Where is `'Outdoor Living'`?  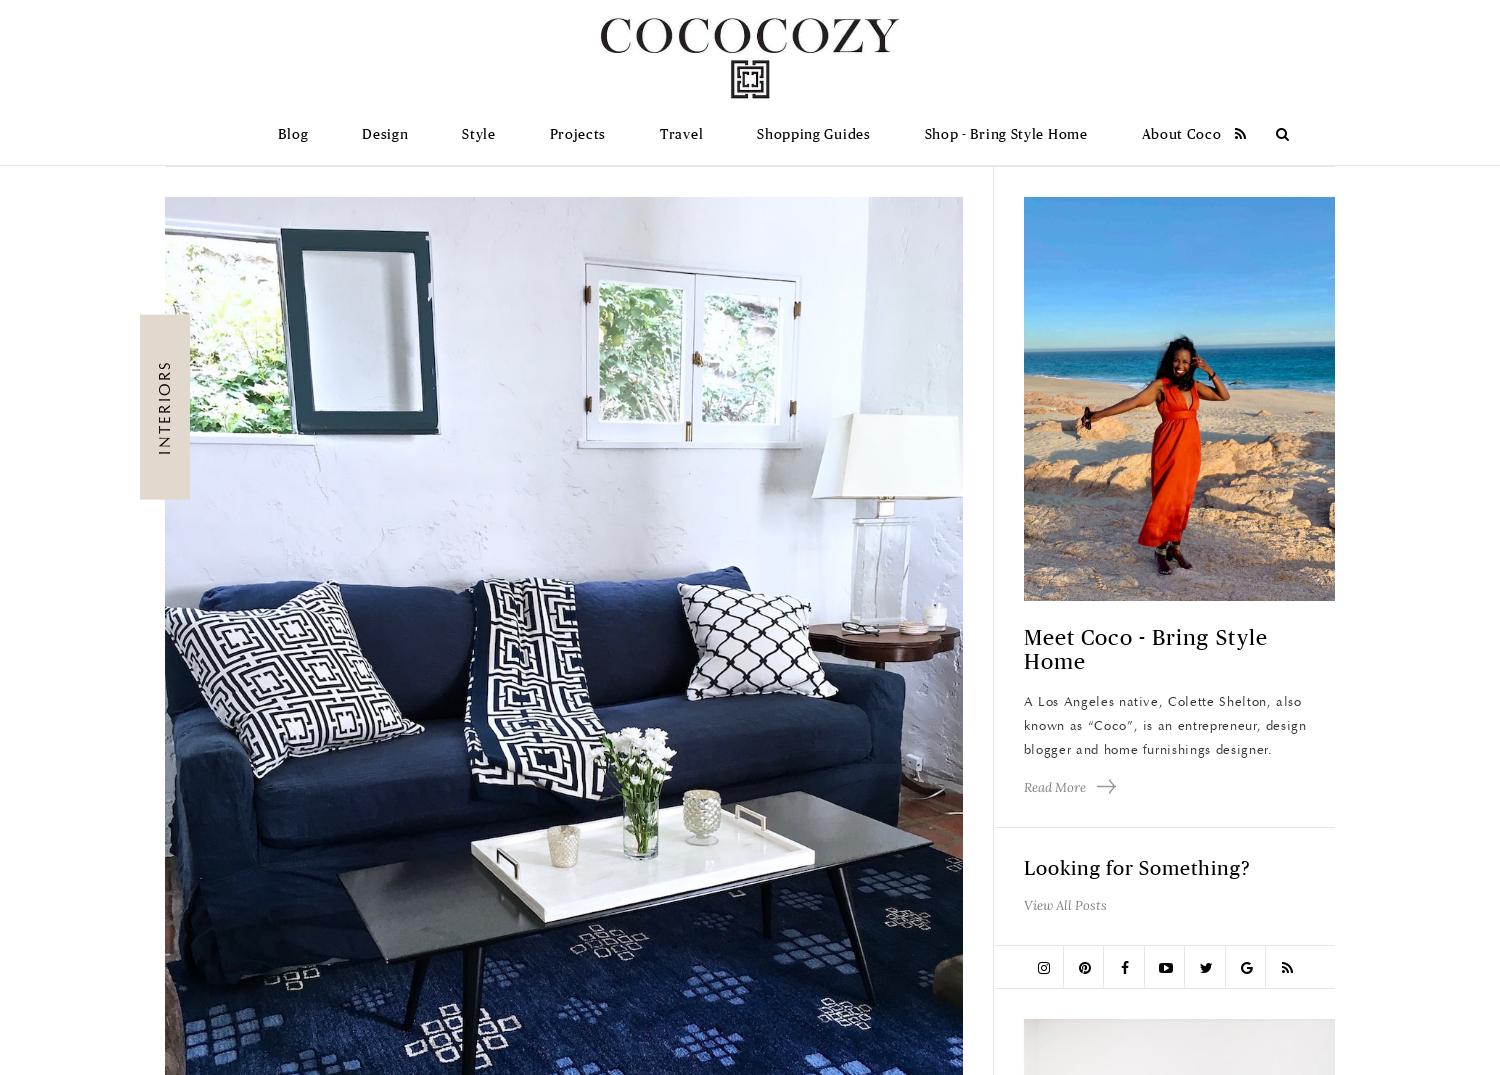
'Outdoor Living' is located at coordinates (425, 284).